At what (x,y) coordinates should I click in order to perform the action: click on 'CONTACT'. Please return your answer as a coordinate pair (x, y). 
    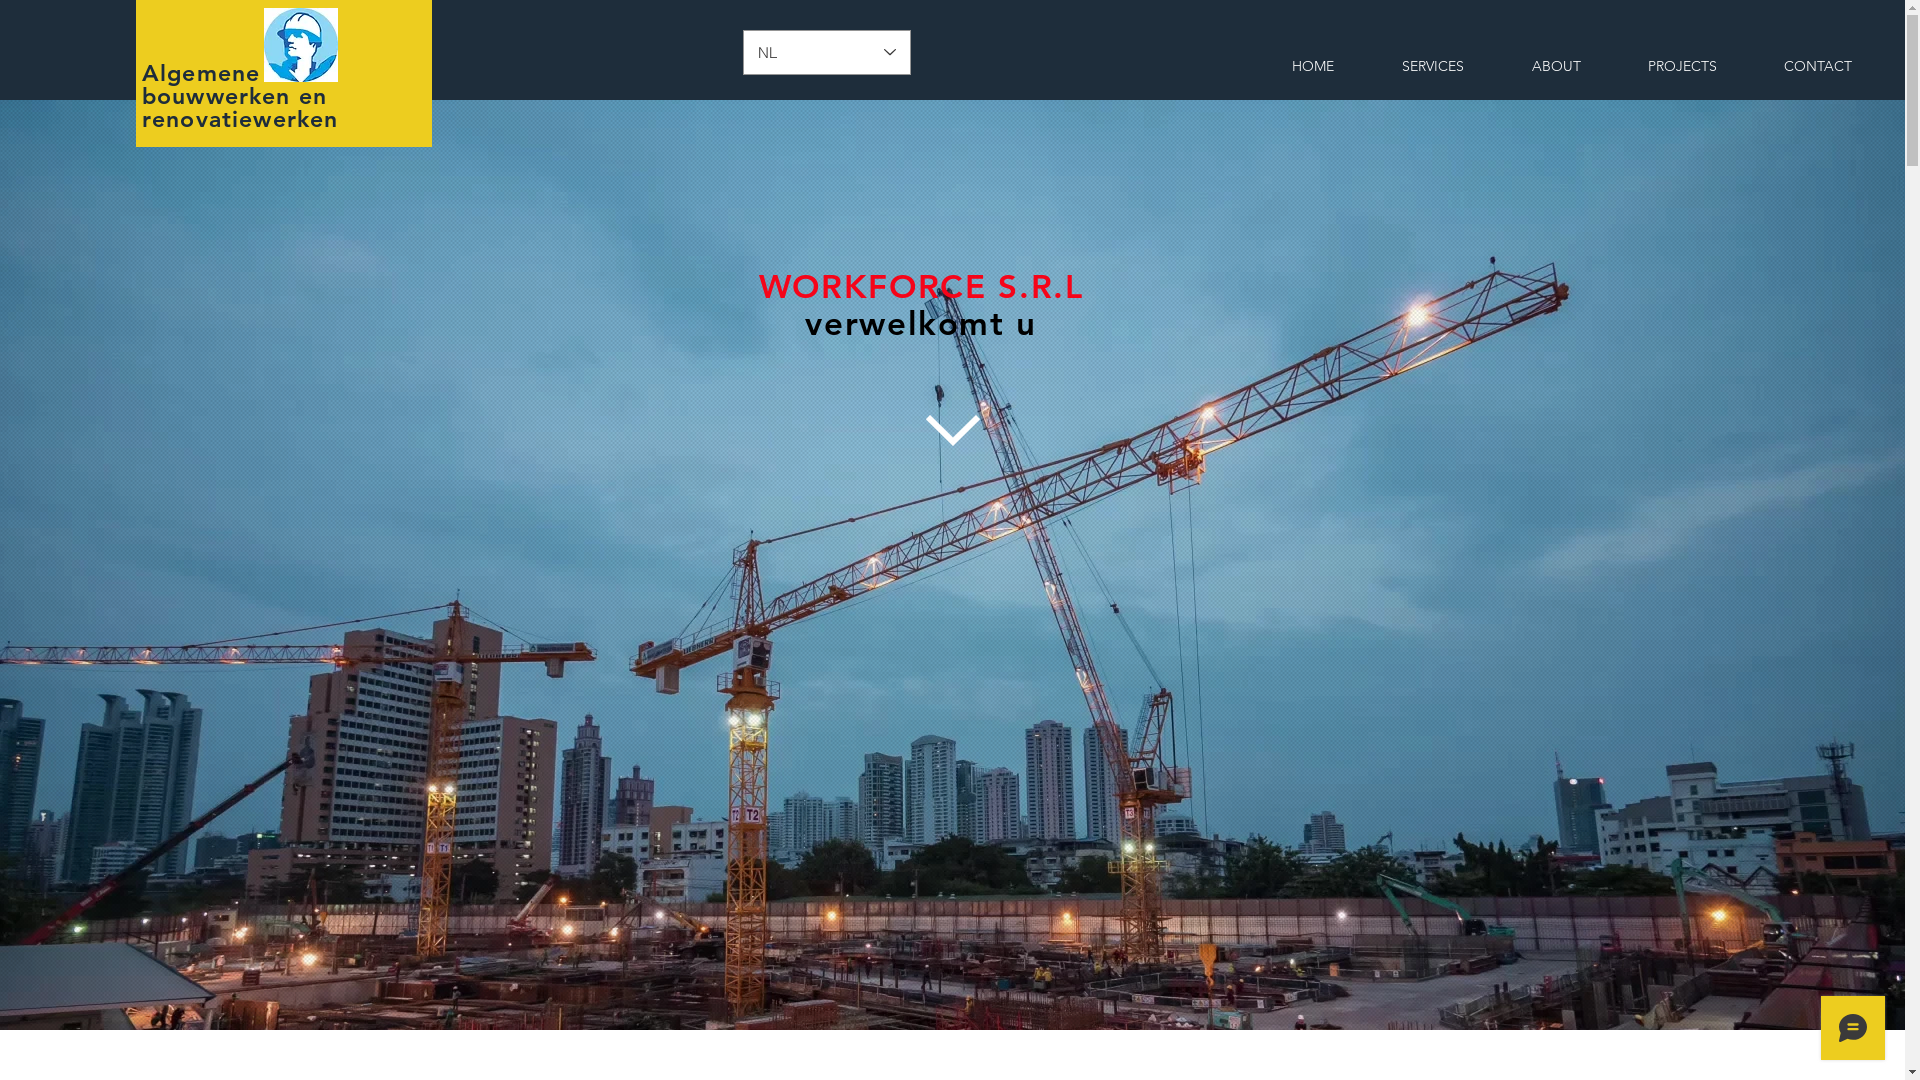
    Looking at the image, I should click on (1817, 65).